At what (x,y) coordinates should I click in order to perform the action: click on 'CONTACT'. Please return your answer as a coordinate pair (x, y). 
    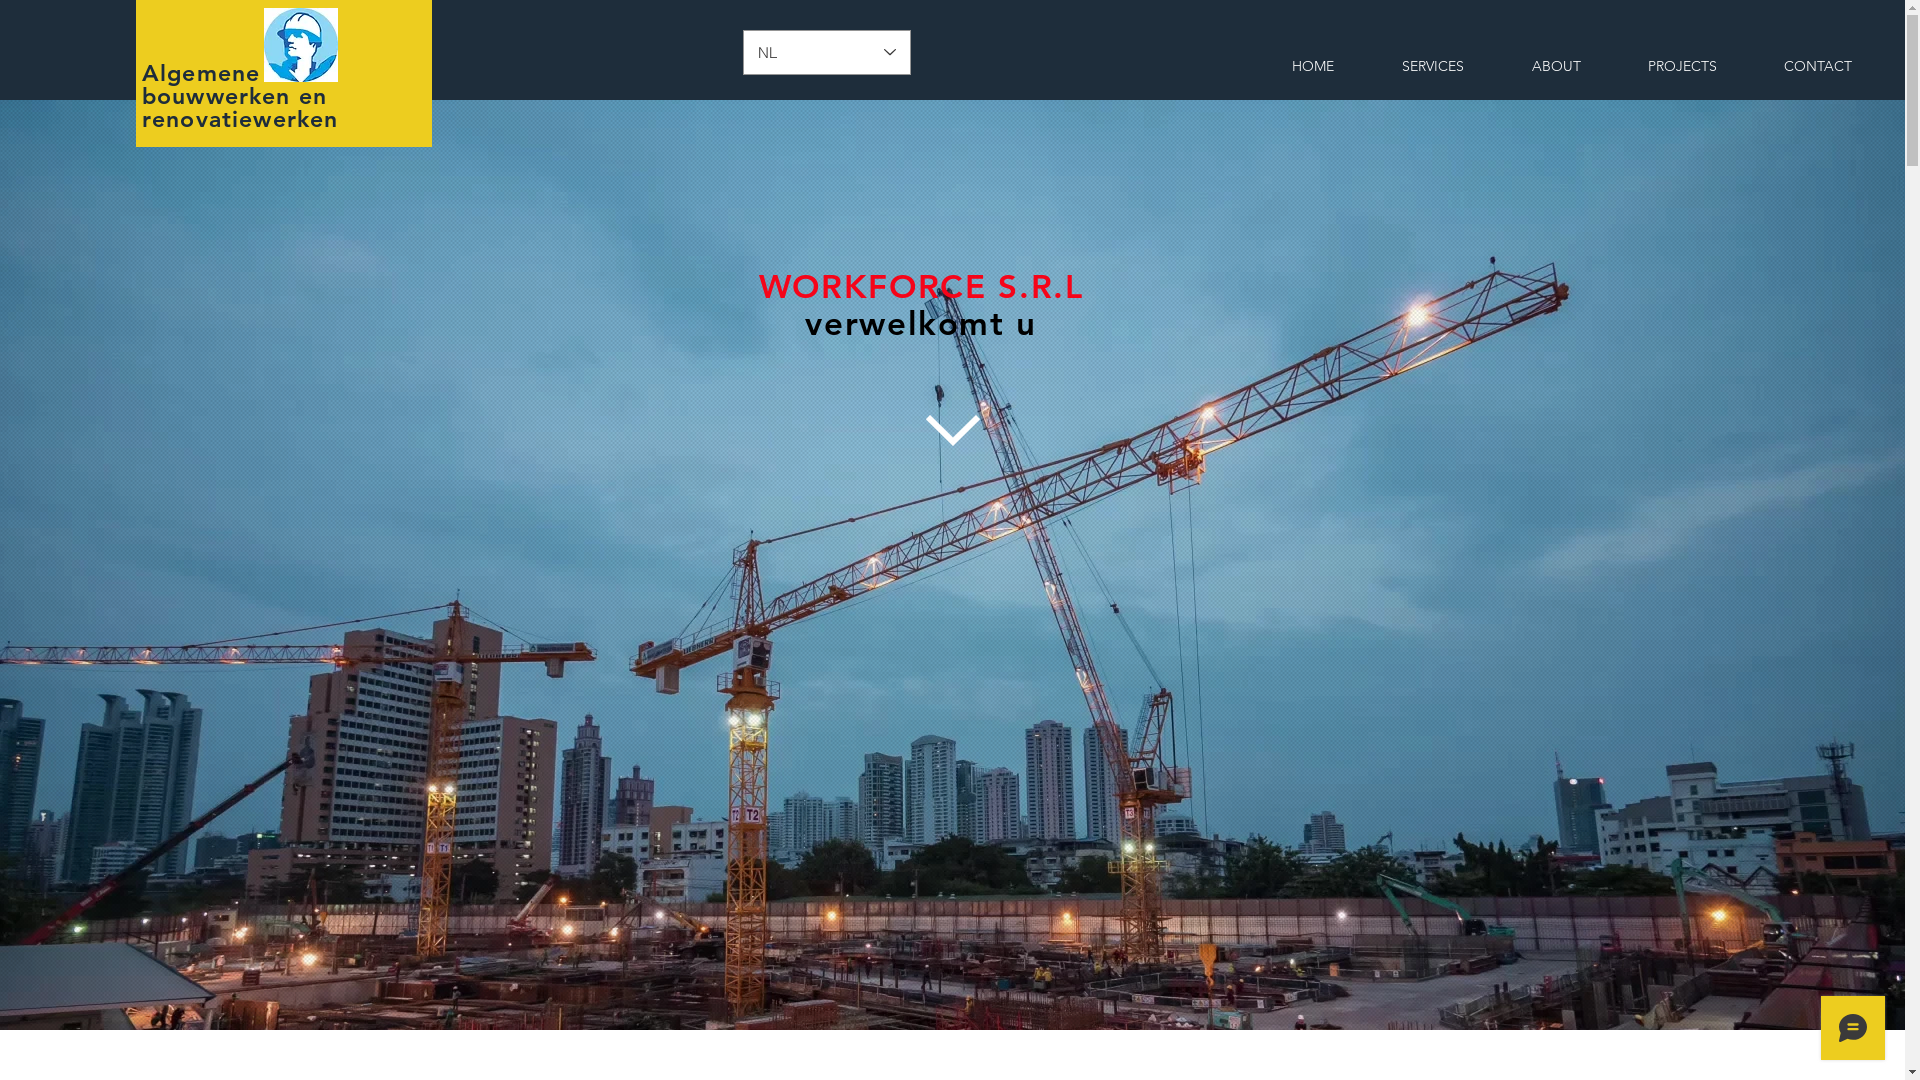
    Looking at the image, I should click on (1817, 65).